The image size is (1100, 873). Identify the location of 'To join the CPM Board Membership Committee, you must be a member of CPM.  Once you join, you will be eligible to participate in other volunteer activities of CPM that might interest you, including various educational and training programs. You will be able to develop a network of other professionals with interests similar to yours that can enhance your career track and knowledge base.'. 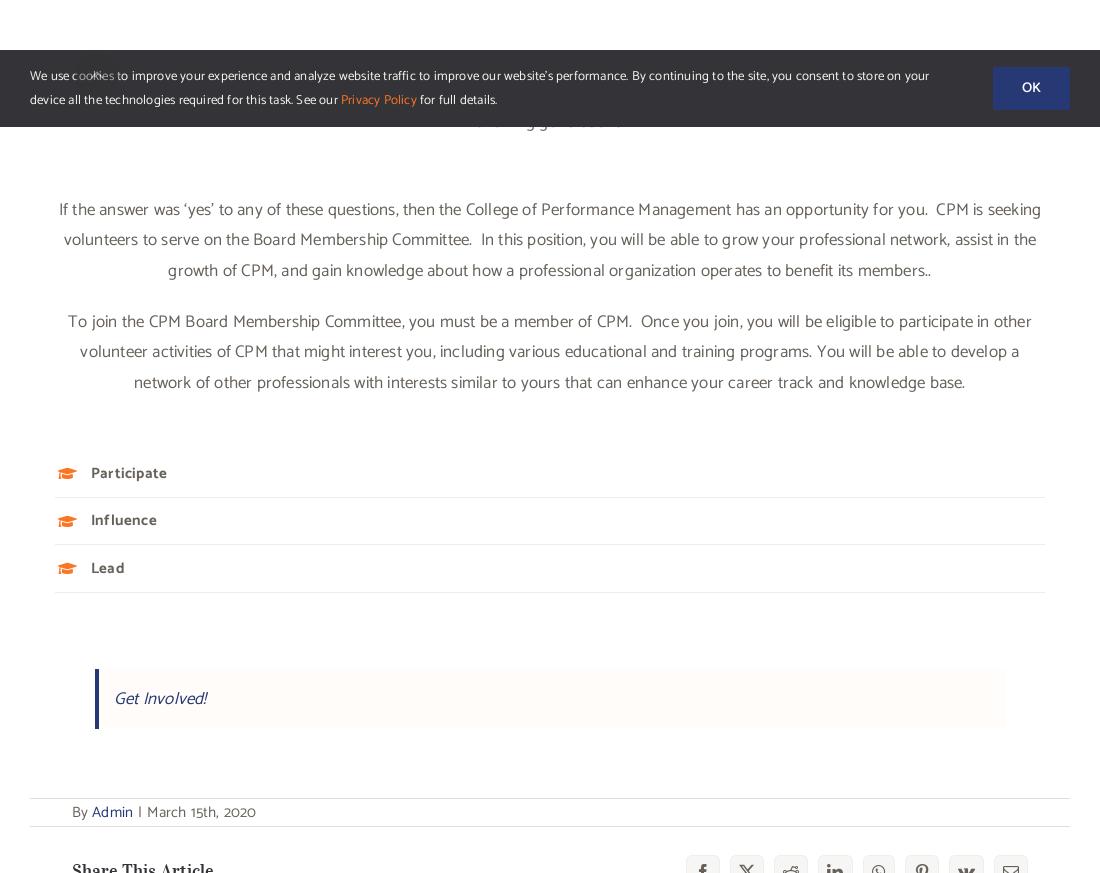
(66, 350).